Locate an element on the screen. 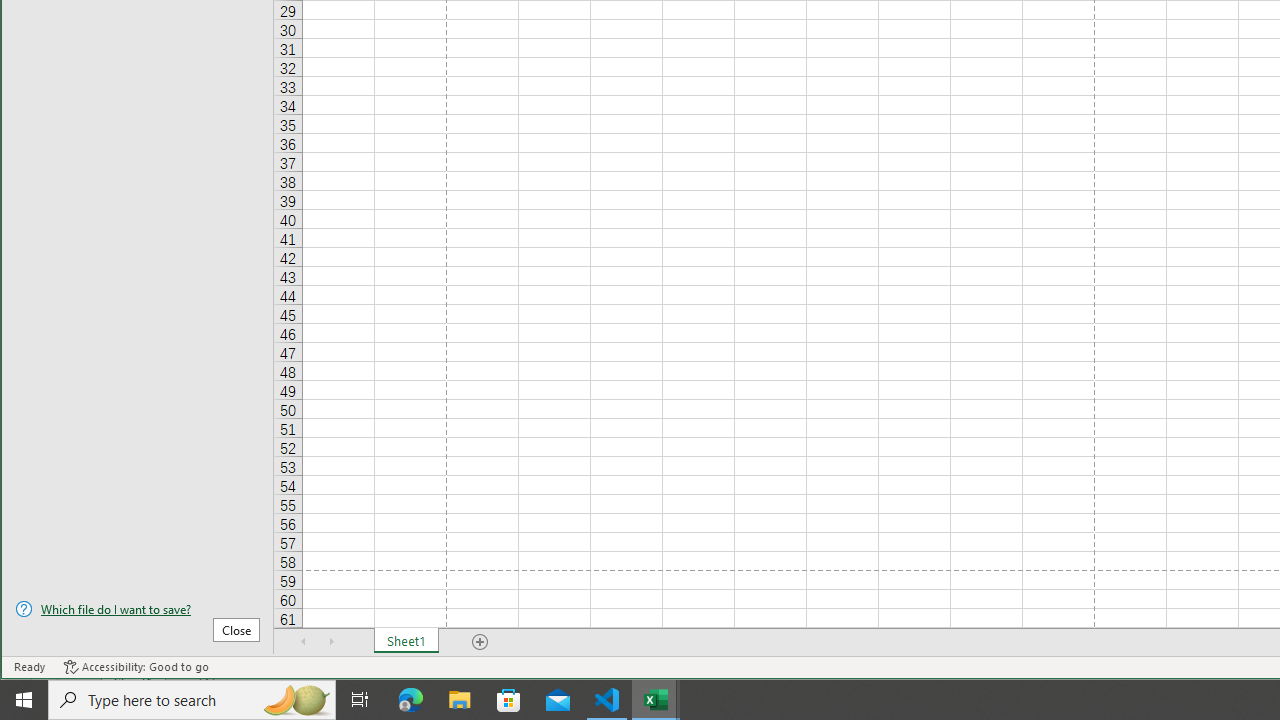  'Visual Studio Code - 1 running window' is located at coordinates (606, 698).